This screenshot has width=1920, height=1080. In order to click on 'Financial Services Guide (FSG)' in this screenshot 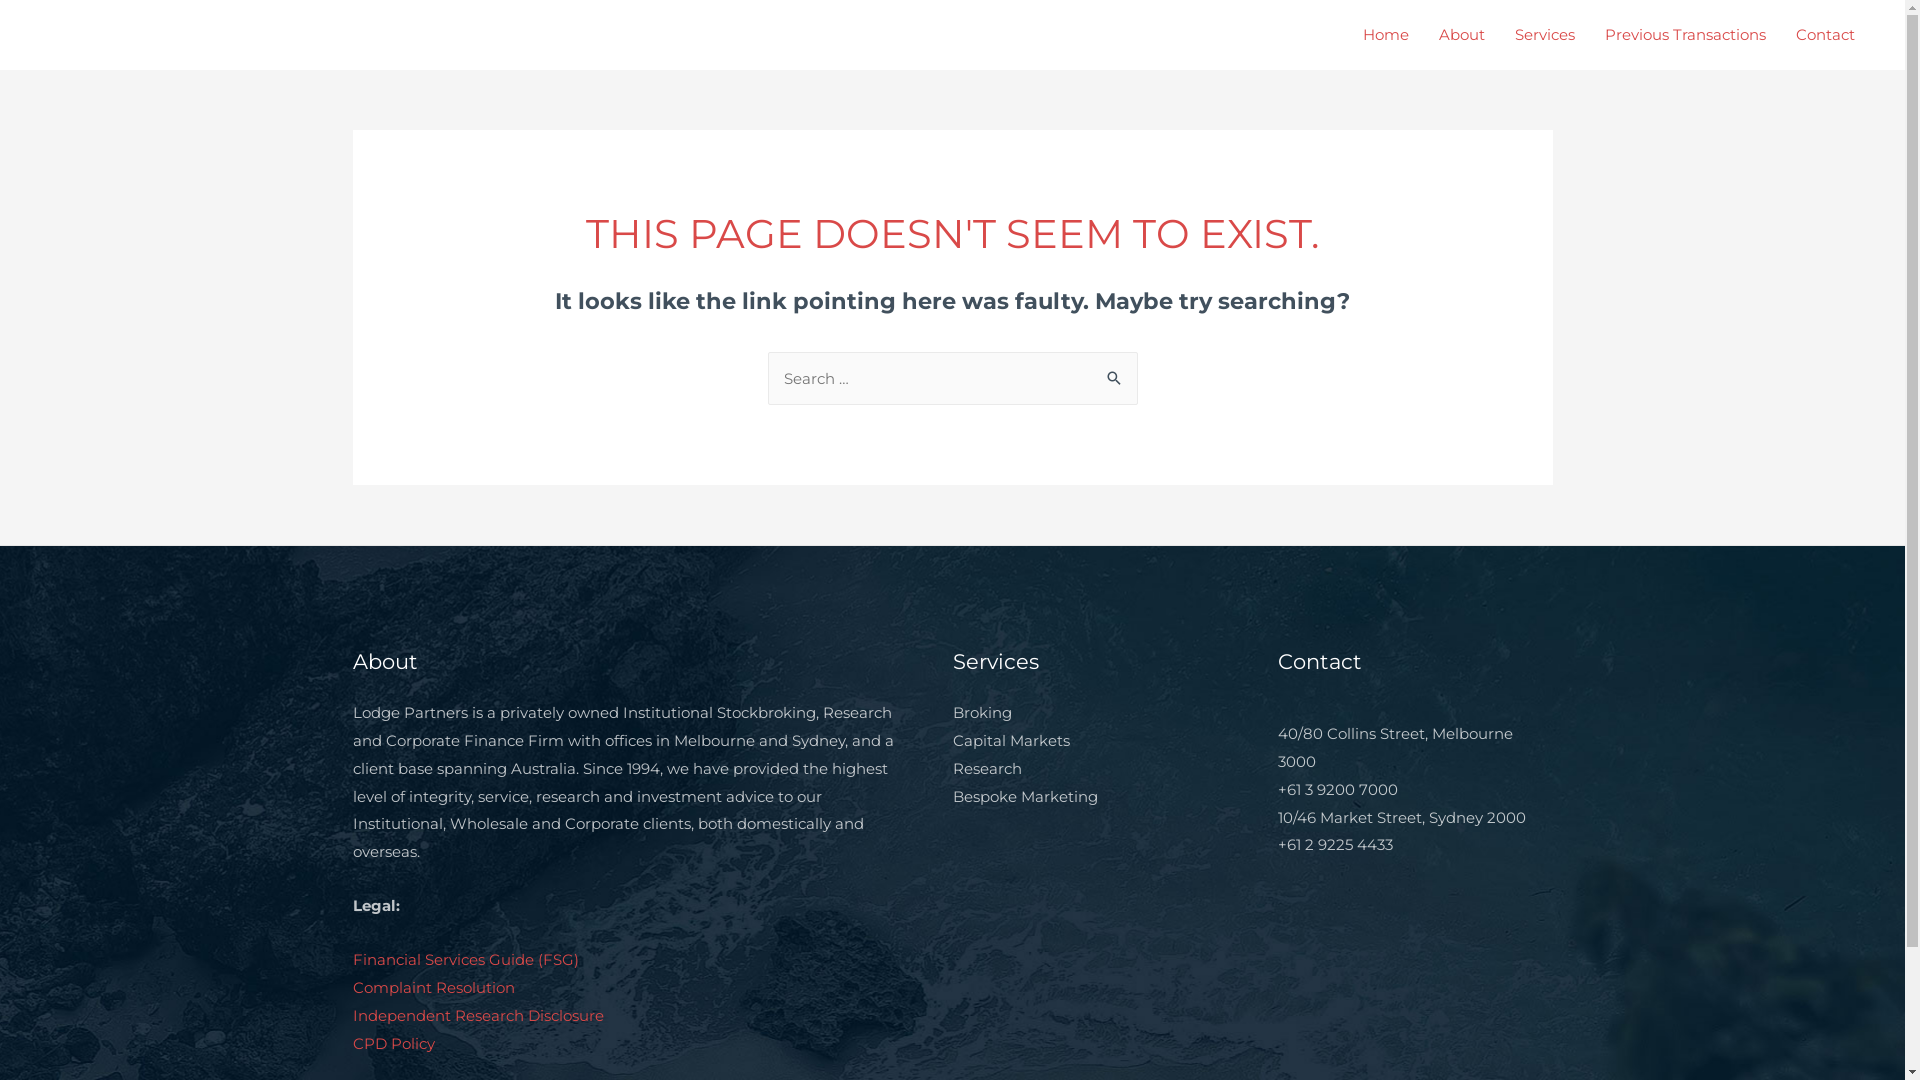, I will do `click(464, 958)`.